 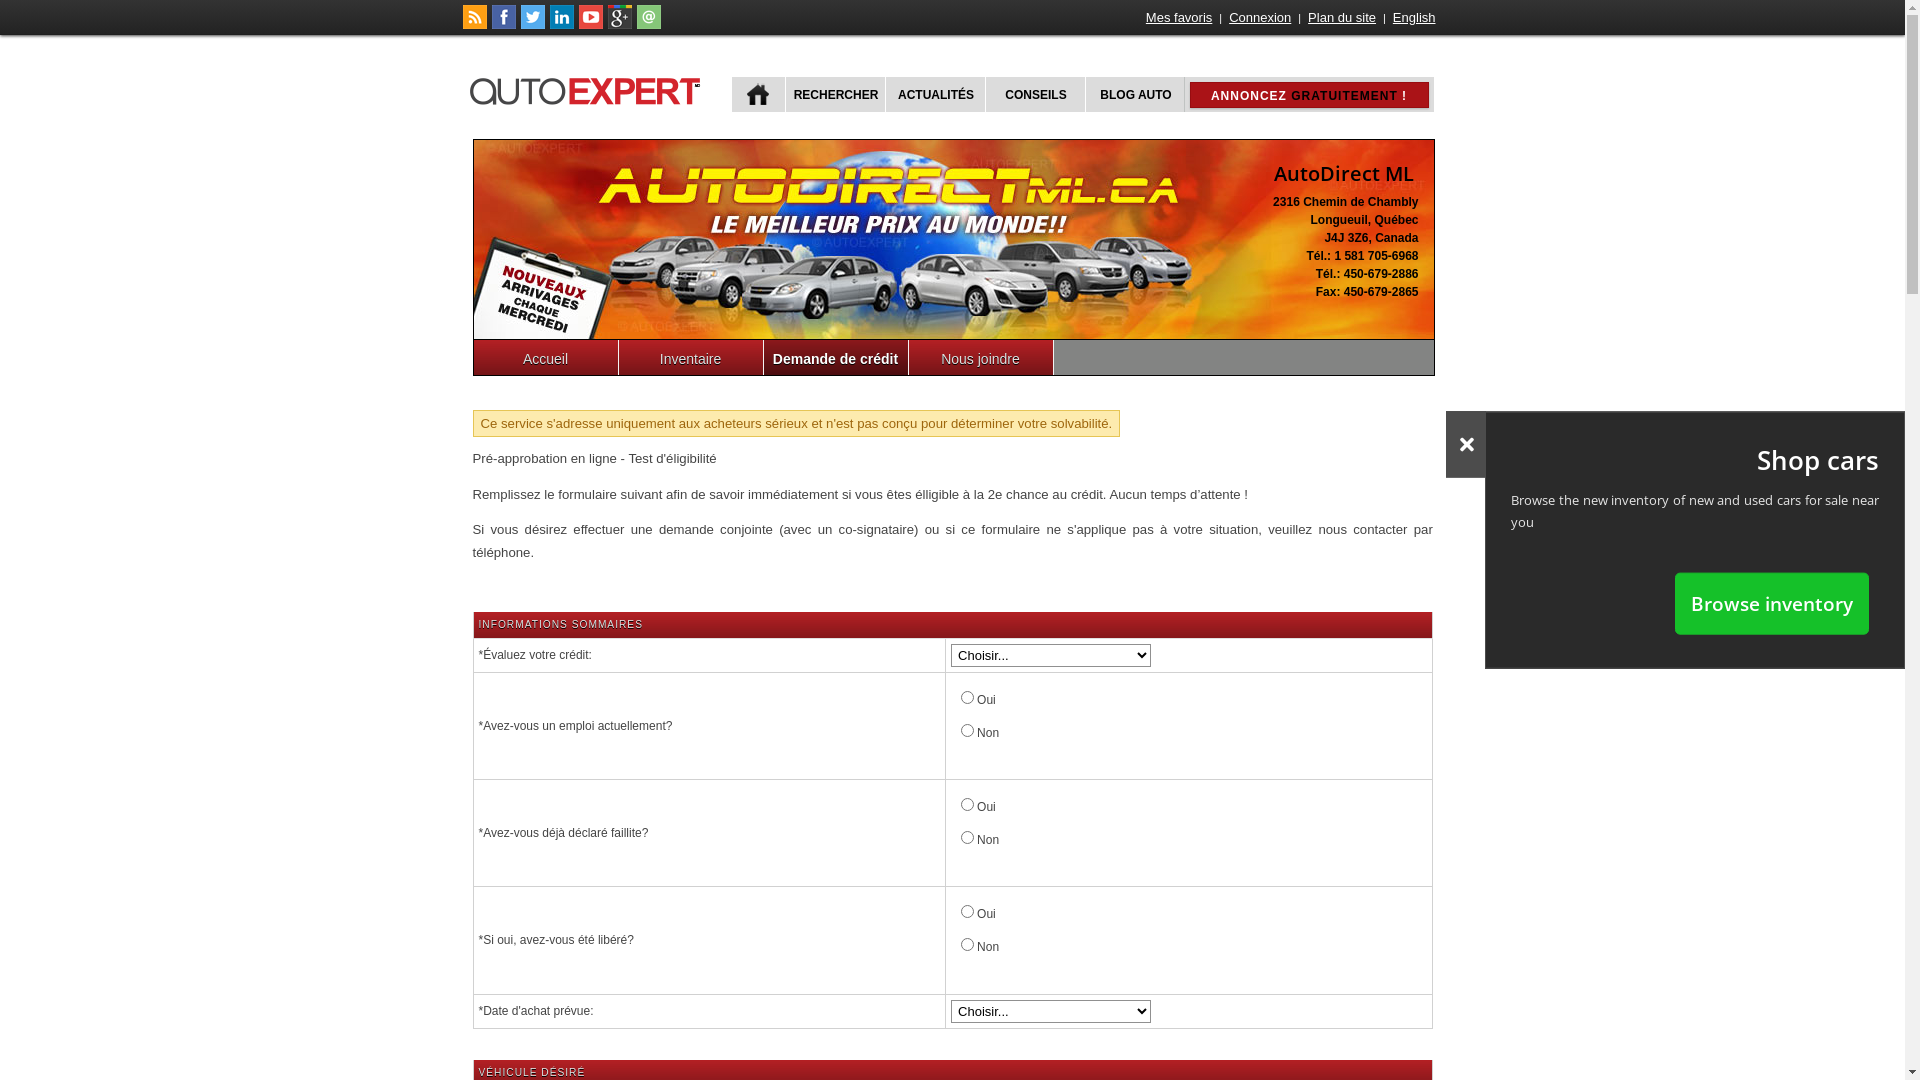 I want to click on 'Joindre autoExpert.ca', so click(x=648, y=24).